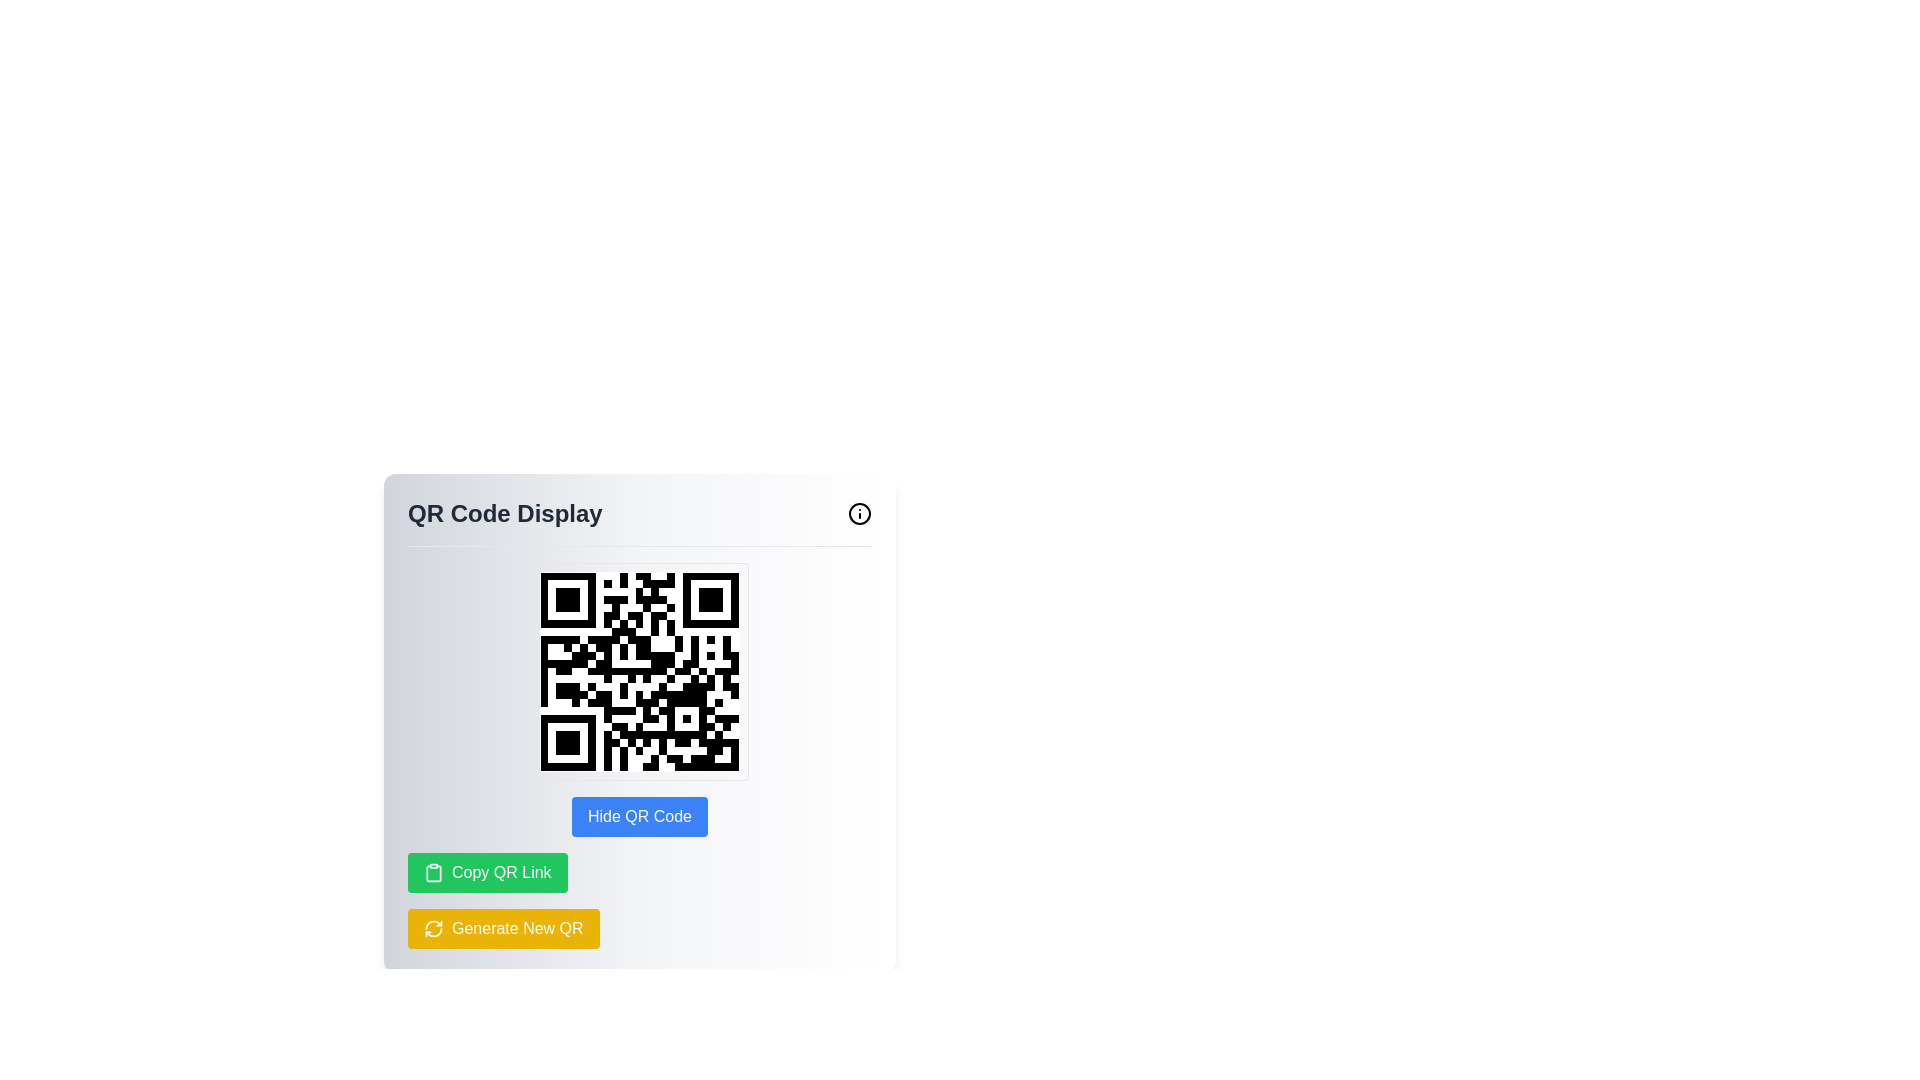  What do you see at coordinates (638, 817) in the screenshot?
I see `the blue button labeled 'Hide QR Code' to hide the QR code display, which is the topmost interactive element among three vertically arranged buttons` at bounding box center [638, 817].